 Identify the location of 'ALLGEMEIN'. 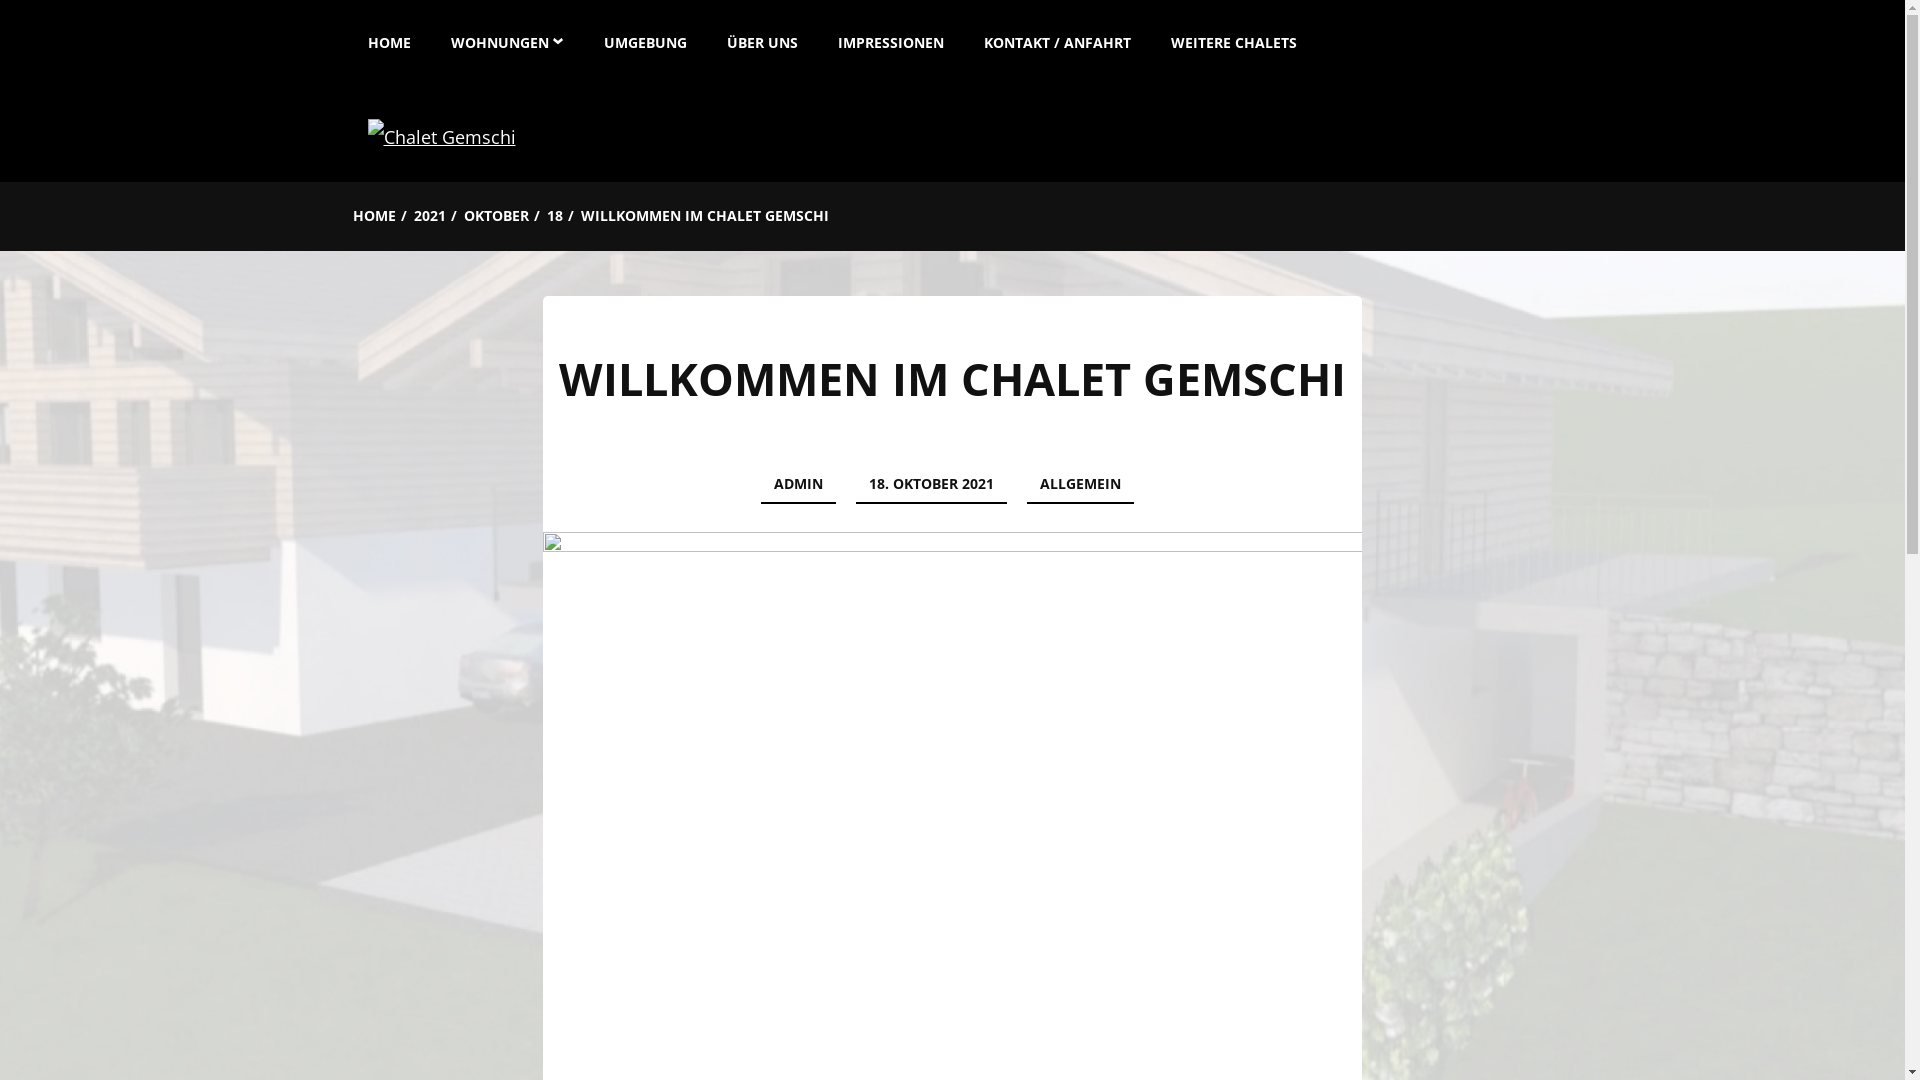
(1027, 485).